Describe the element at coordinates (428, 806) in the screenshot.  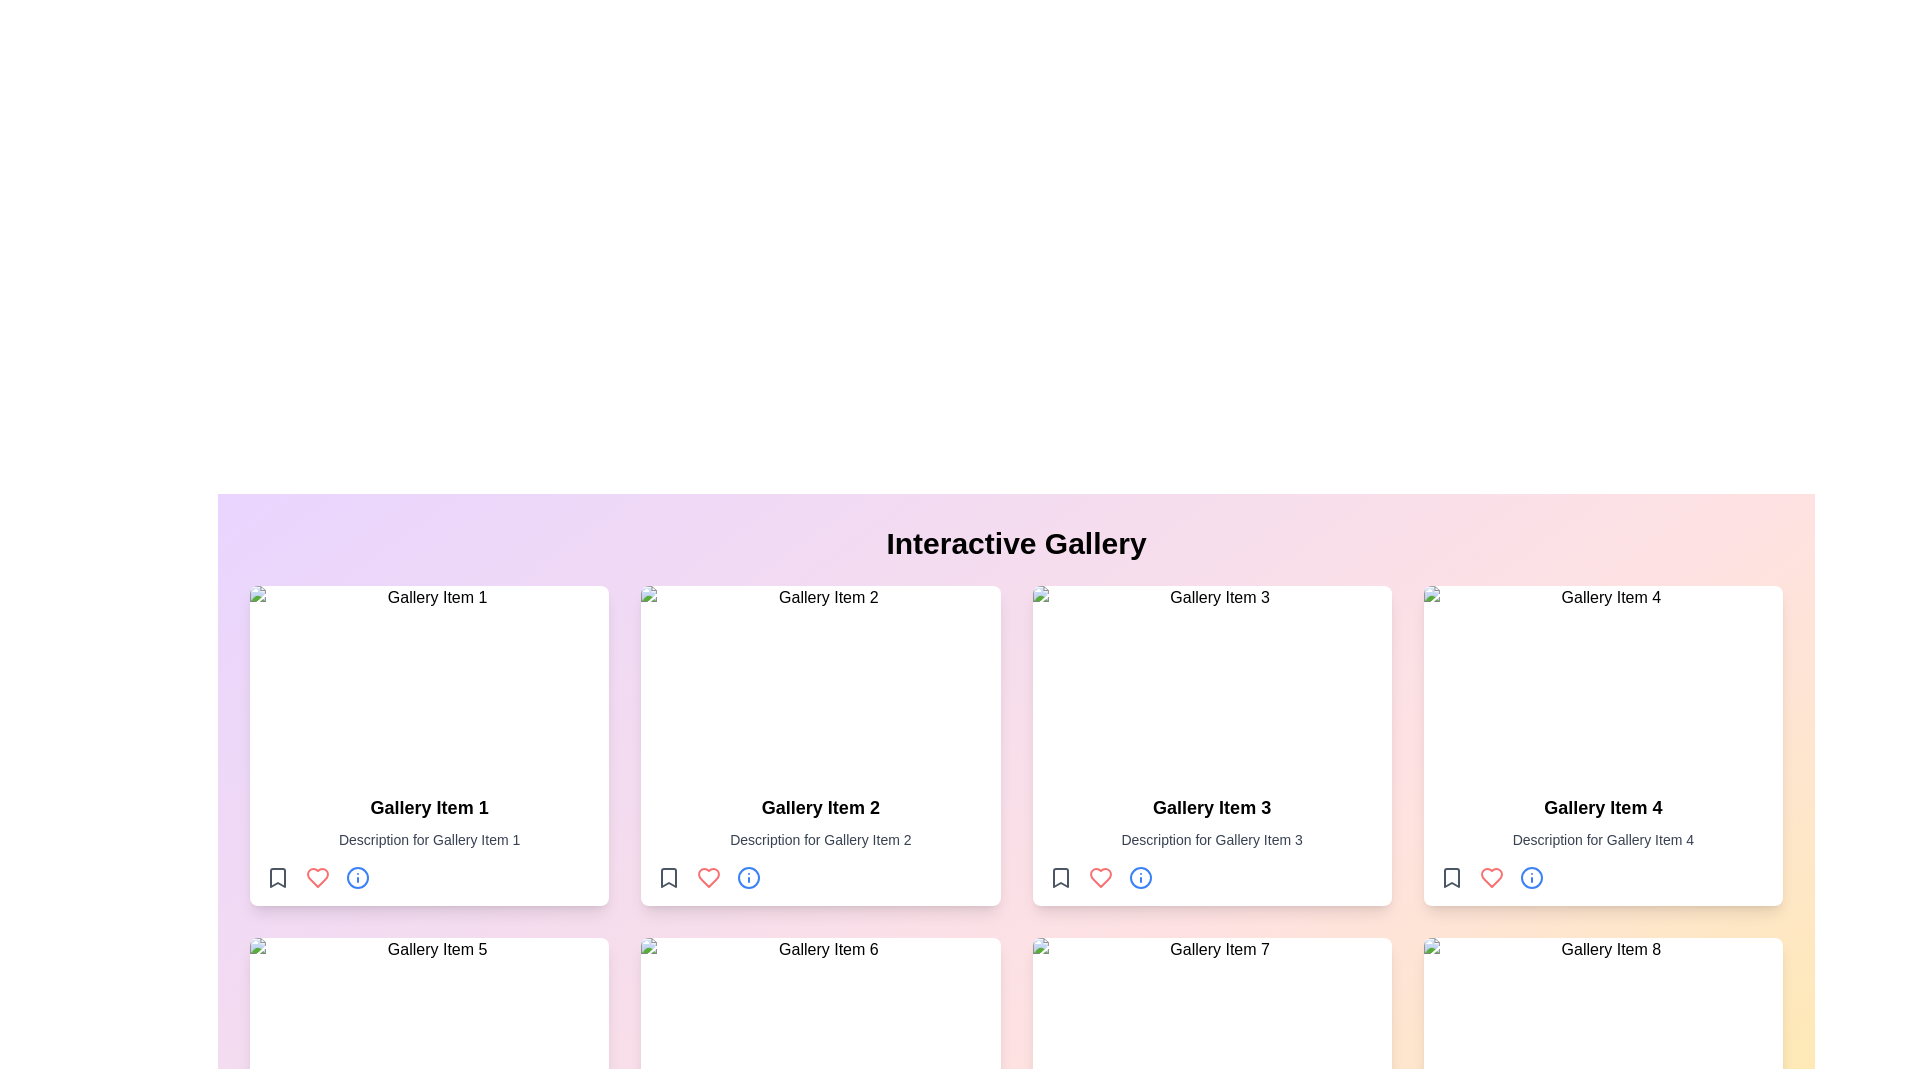
I see `title text of the first gallery item located in the top-left corner of the layout, which is positioned beneath the image and above the description text` at that location.